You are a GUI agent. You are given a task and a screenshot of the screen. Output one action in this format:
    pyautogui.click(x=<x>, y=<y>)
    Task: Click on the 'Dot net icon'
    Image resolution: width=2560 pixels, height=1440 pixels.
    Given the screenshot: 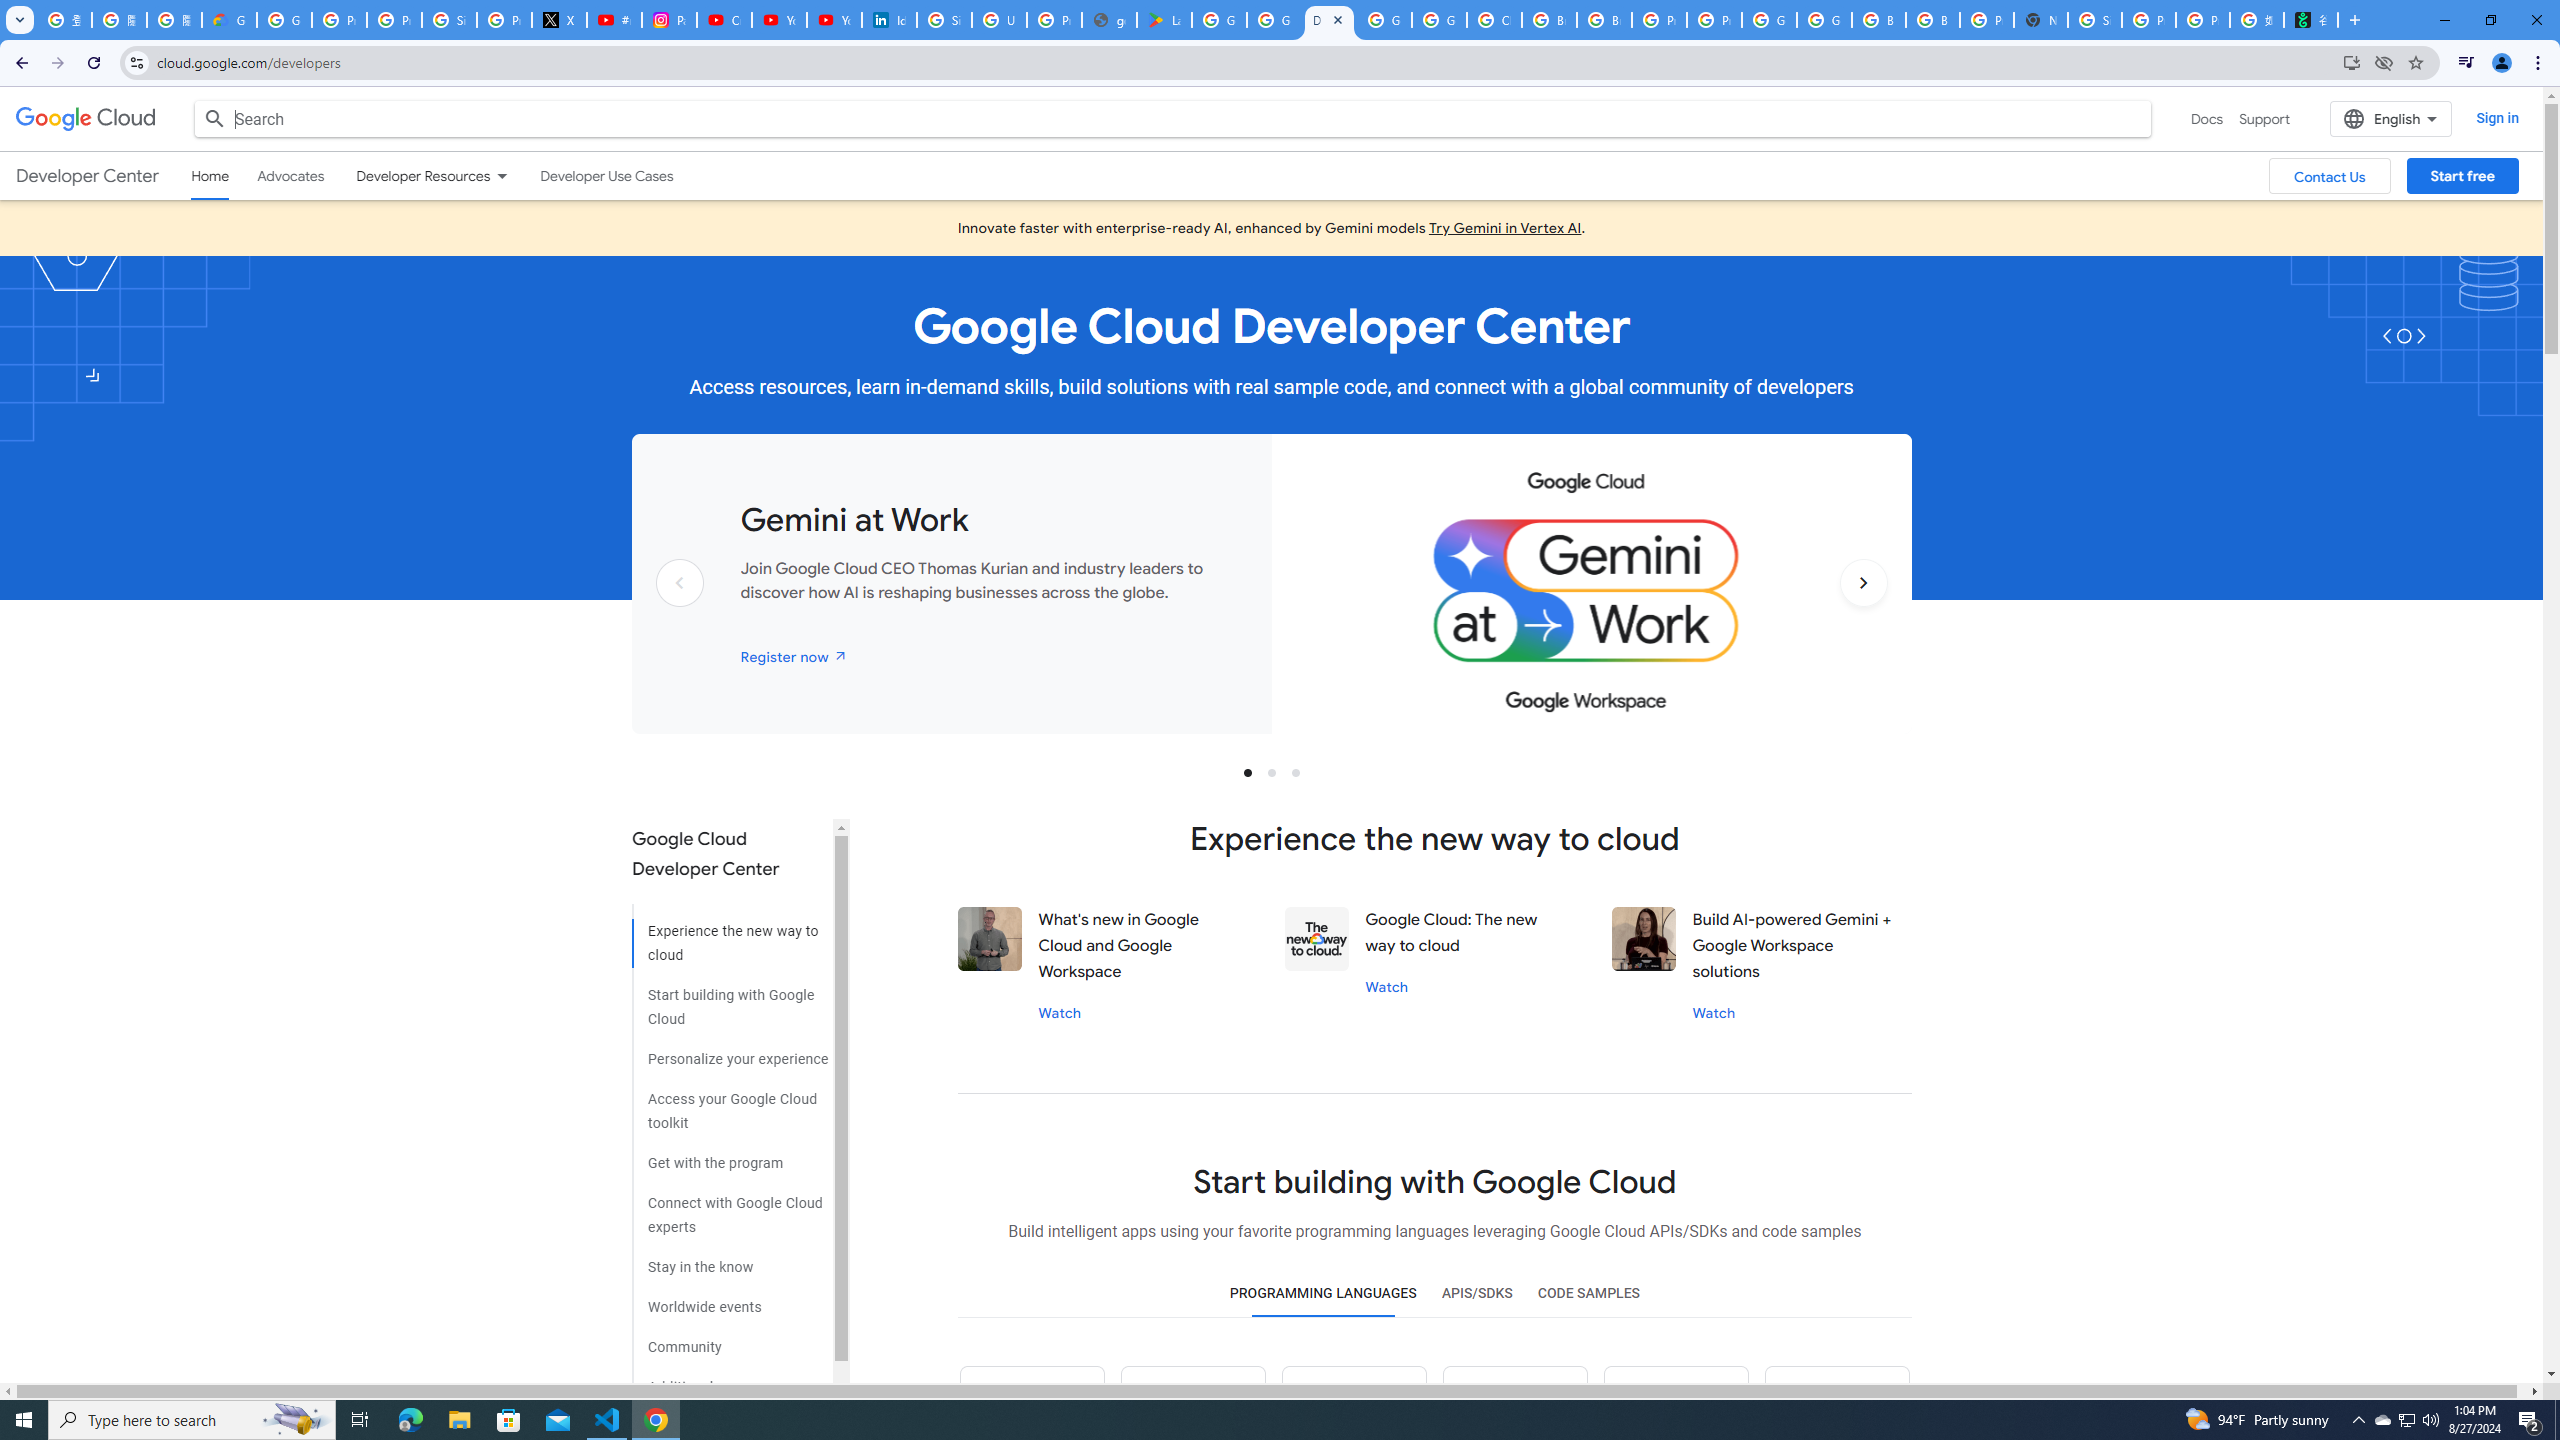 What is the action you would take?
    pyautogui.click(x=1675, y=1402)
    